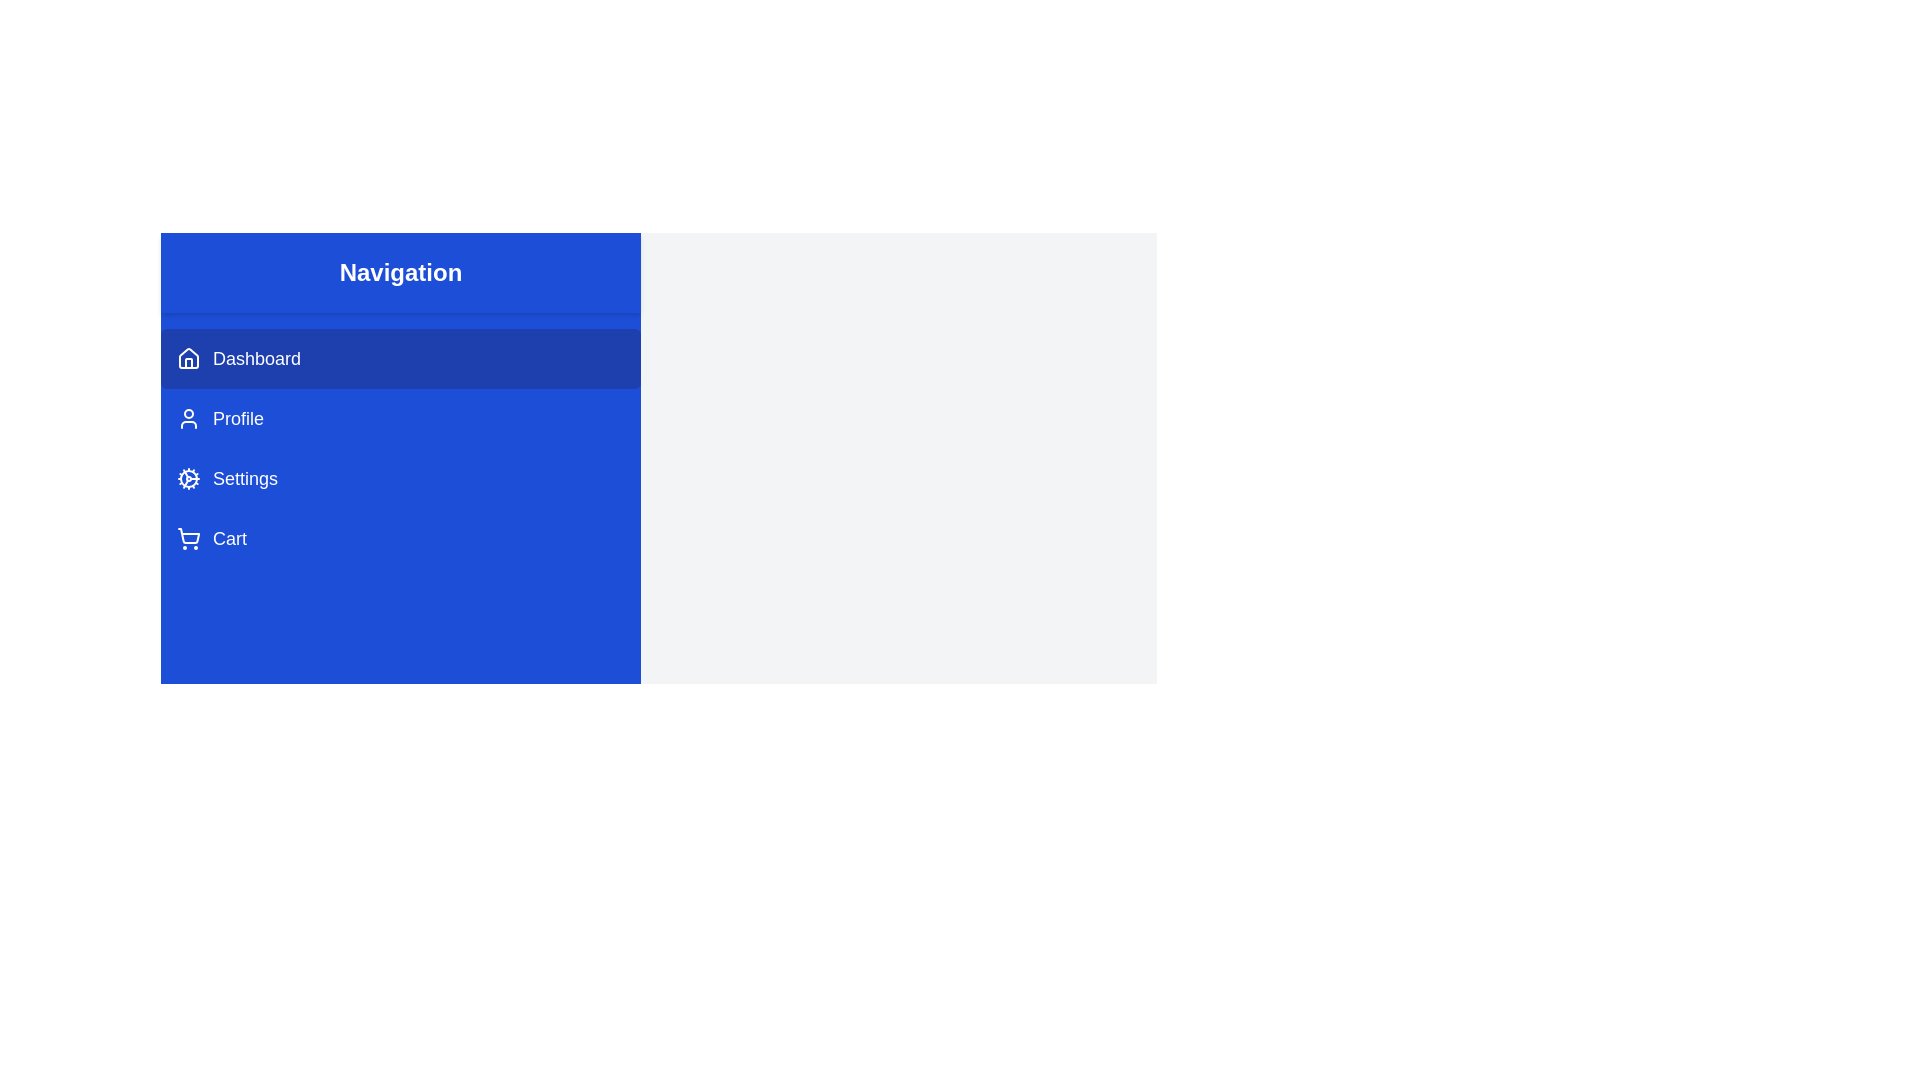 The height and width of the screenshot is (1080, 1920). I want to click on the 'Dashboard' menu item icon, which is represented by a house icon in the vertical navigation menu on the left side of the interface, so click(188, 363).